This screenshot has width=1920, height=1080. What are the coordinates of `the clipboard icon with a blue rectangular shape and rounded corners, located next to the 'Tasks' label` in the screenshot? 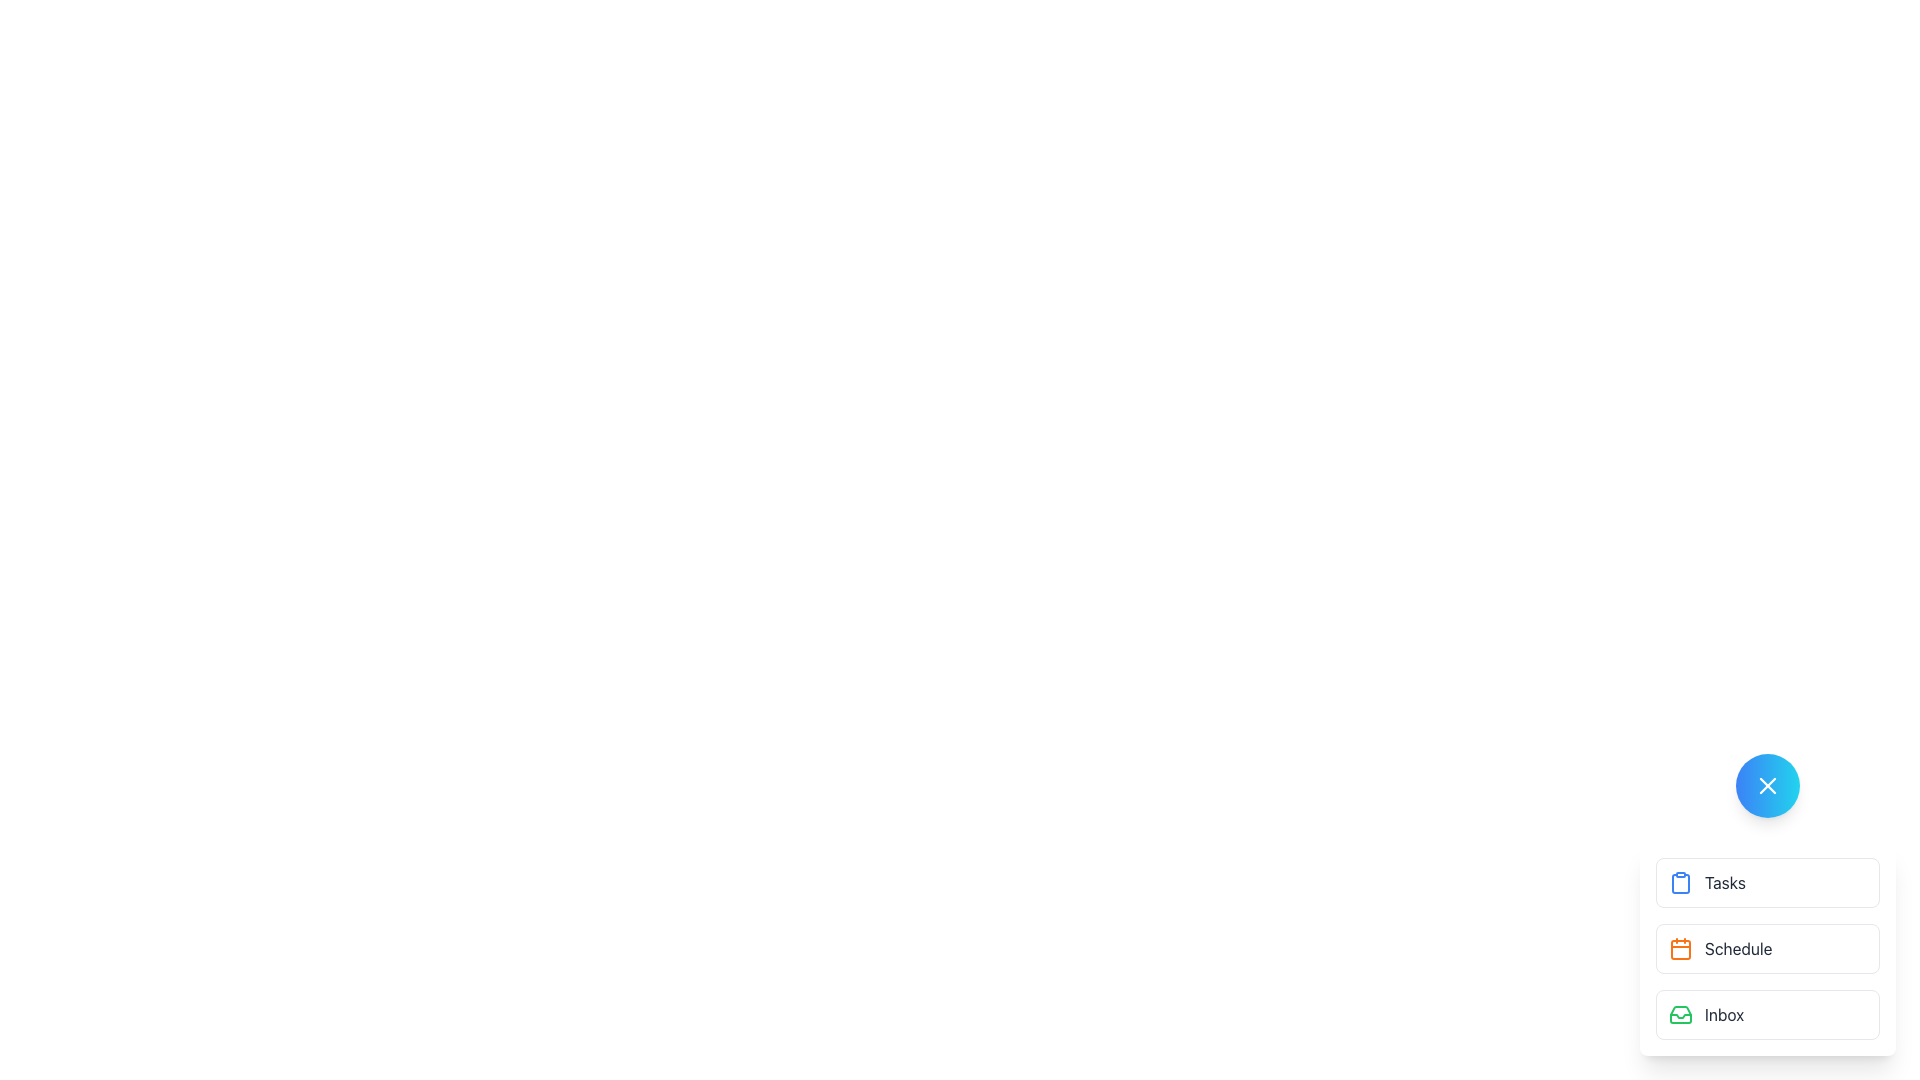 It's located at (1680, 882).